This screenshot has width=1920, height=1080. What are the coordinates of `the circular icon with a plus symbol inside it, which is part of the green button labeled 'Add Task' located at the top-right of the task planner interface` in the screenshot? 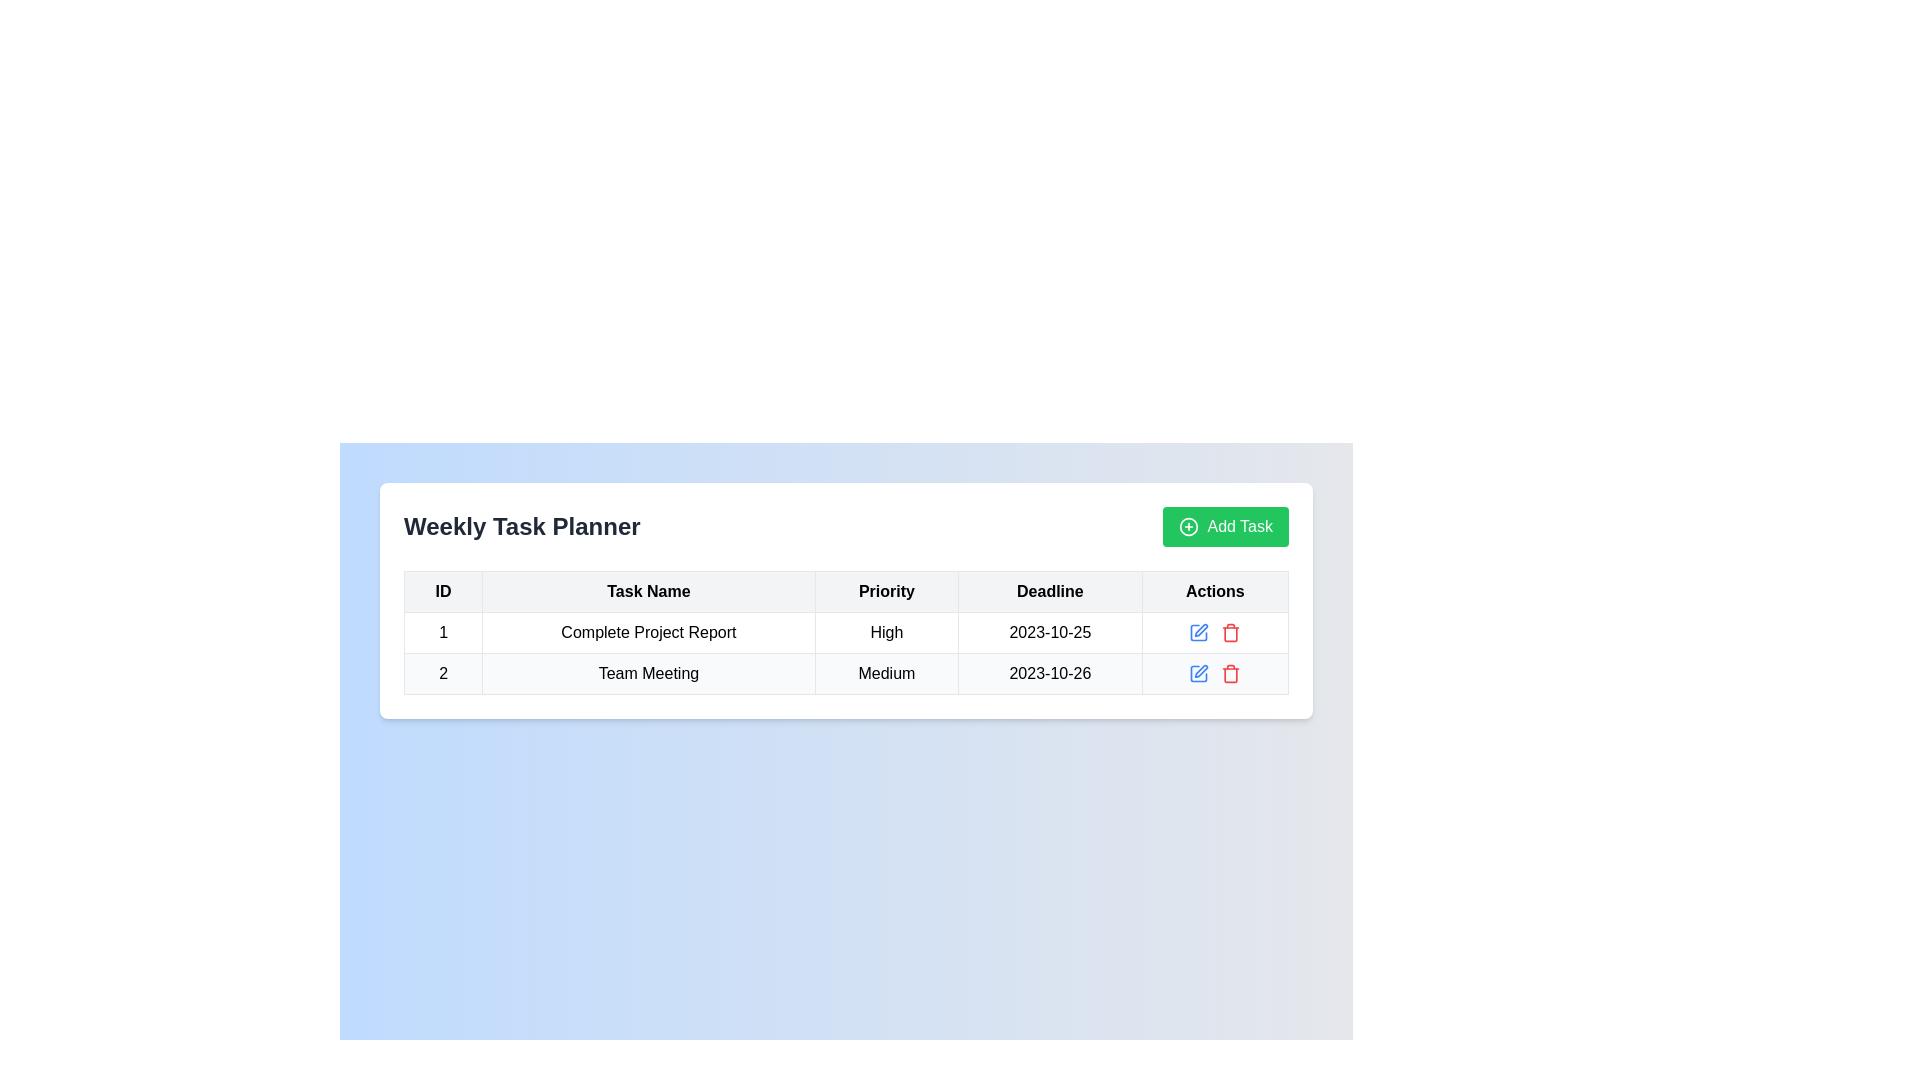 It's located at (1189, 526).